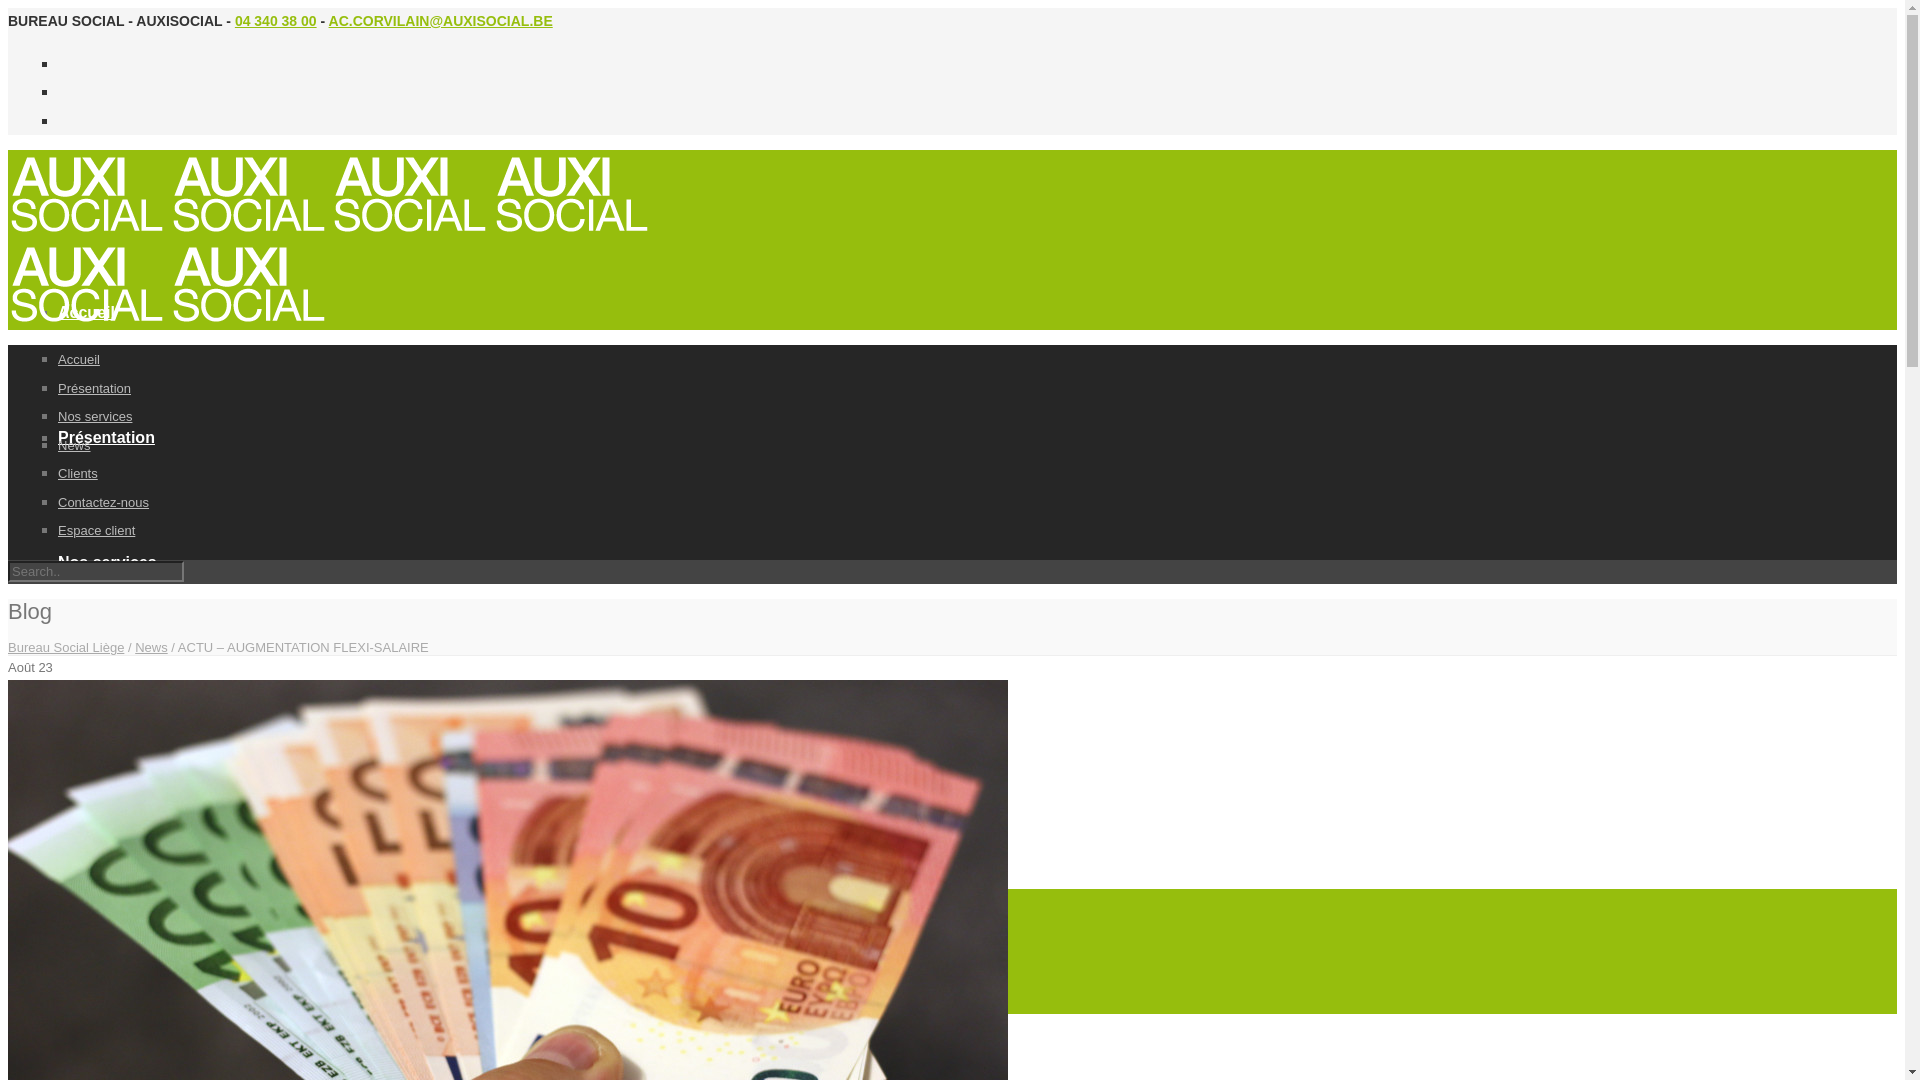 This screenshot has width=1920, height=1080. Describe the element at coordinates (74, 444) in the screenshot. I see `'News'` at that location.